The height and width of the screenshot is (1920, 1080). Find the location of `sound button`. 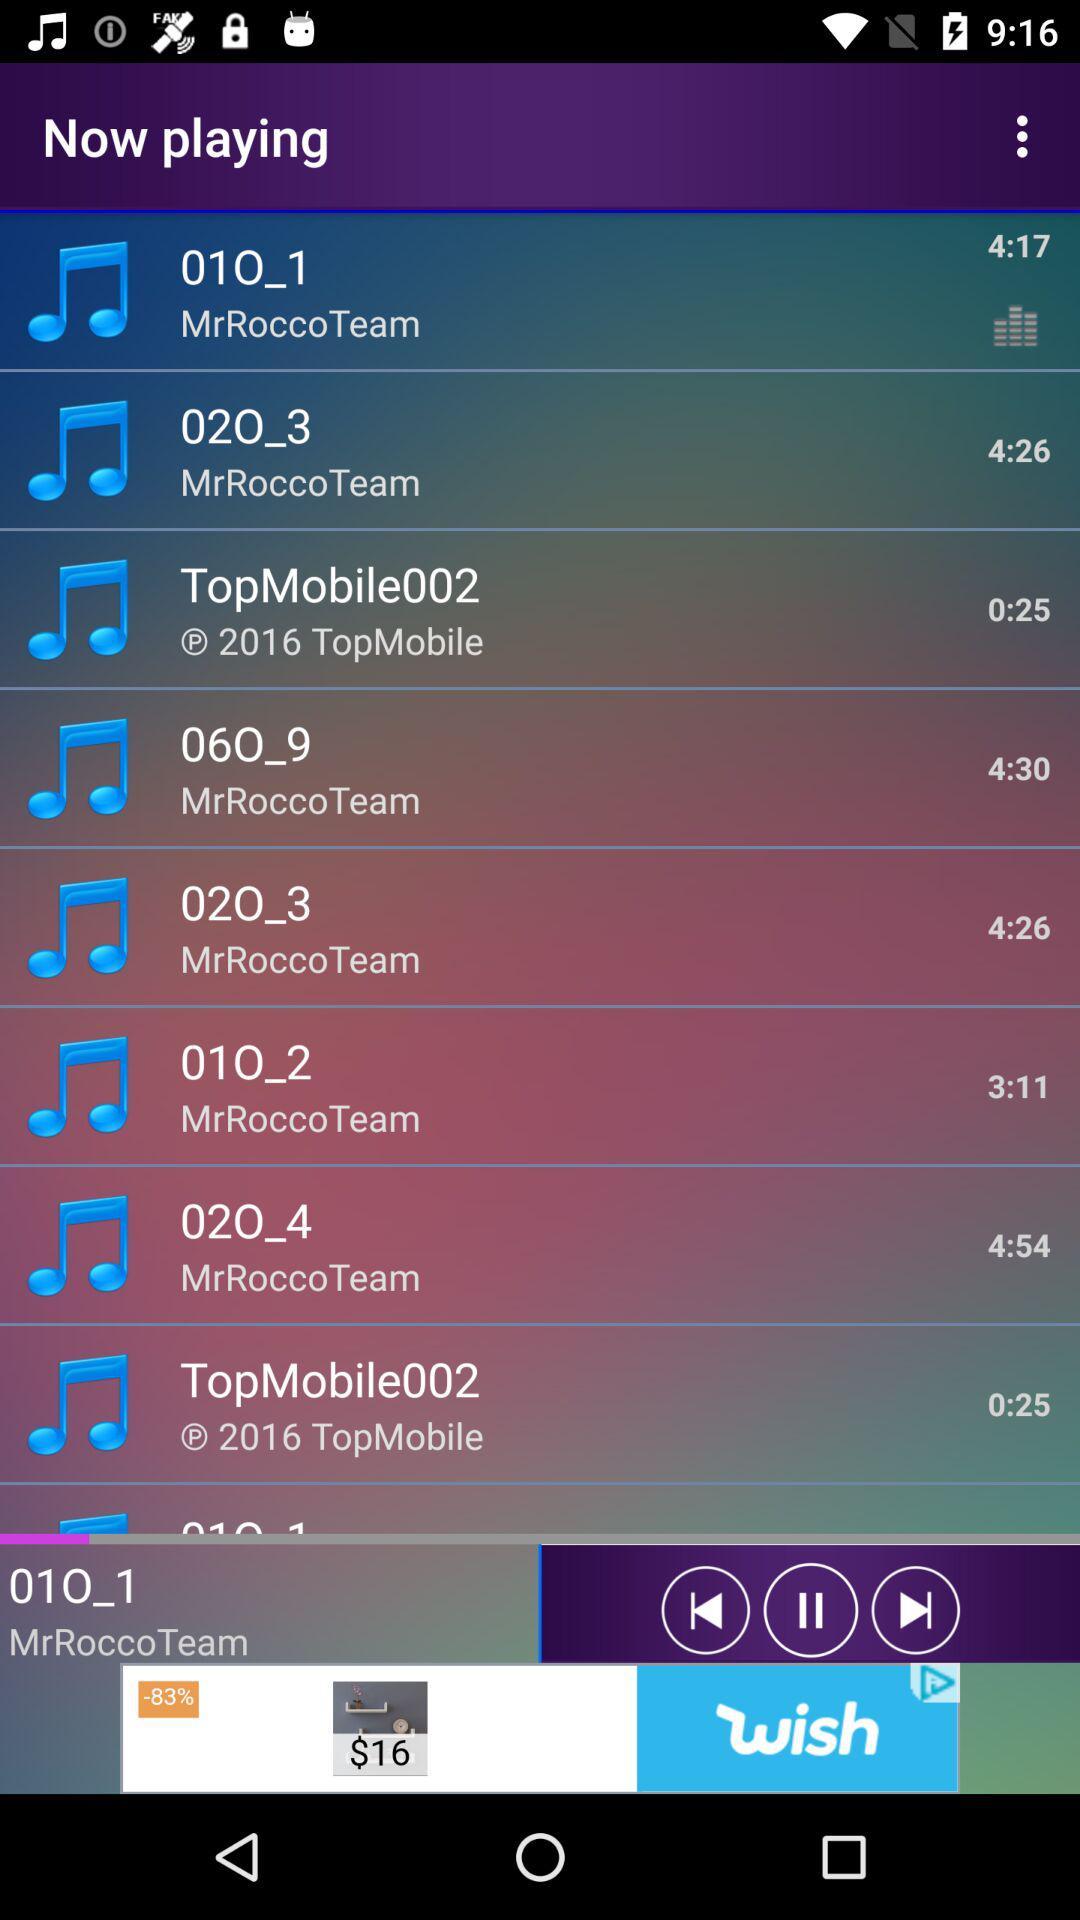

sound button is located at coordinates (704, 1610).